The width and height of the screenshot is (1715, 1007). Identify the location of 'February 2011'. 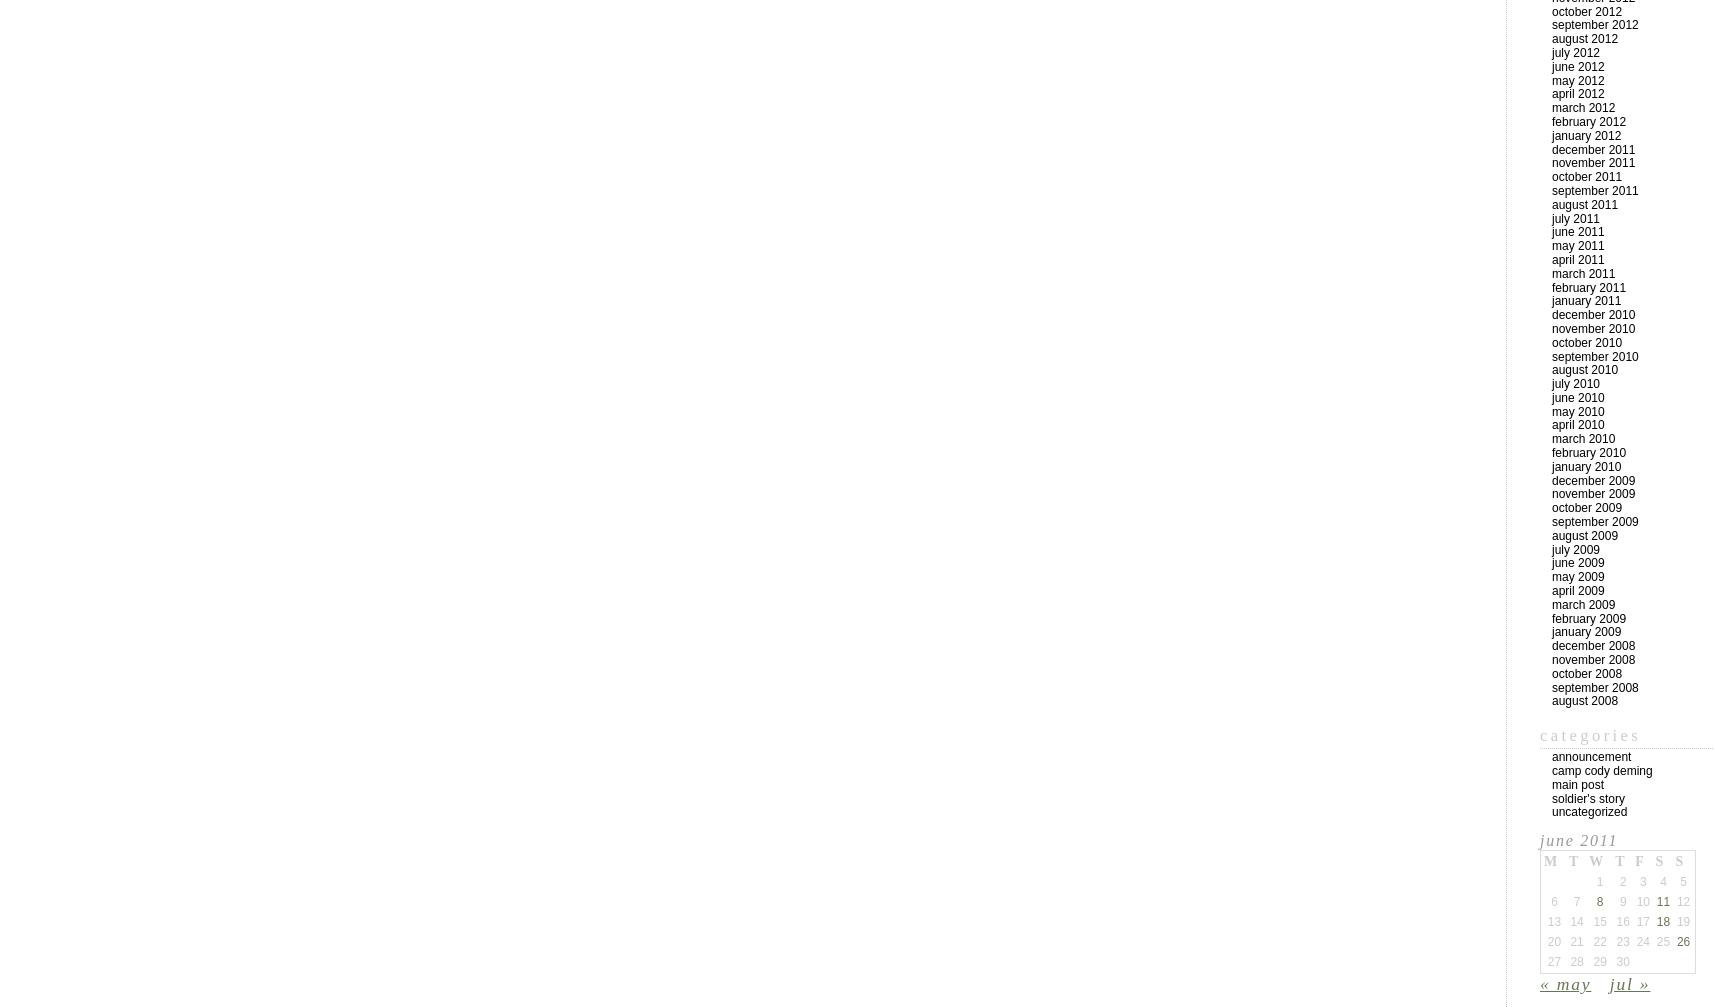
(1587, 286).